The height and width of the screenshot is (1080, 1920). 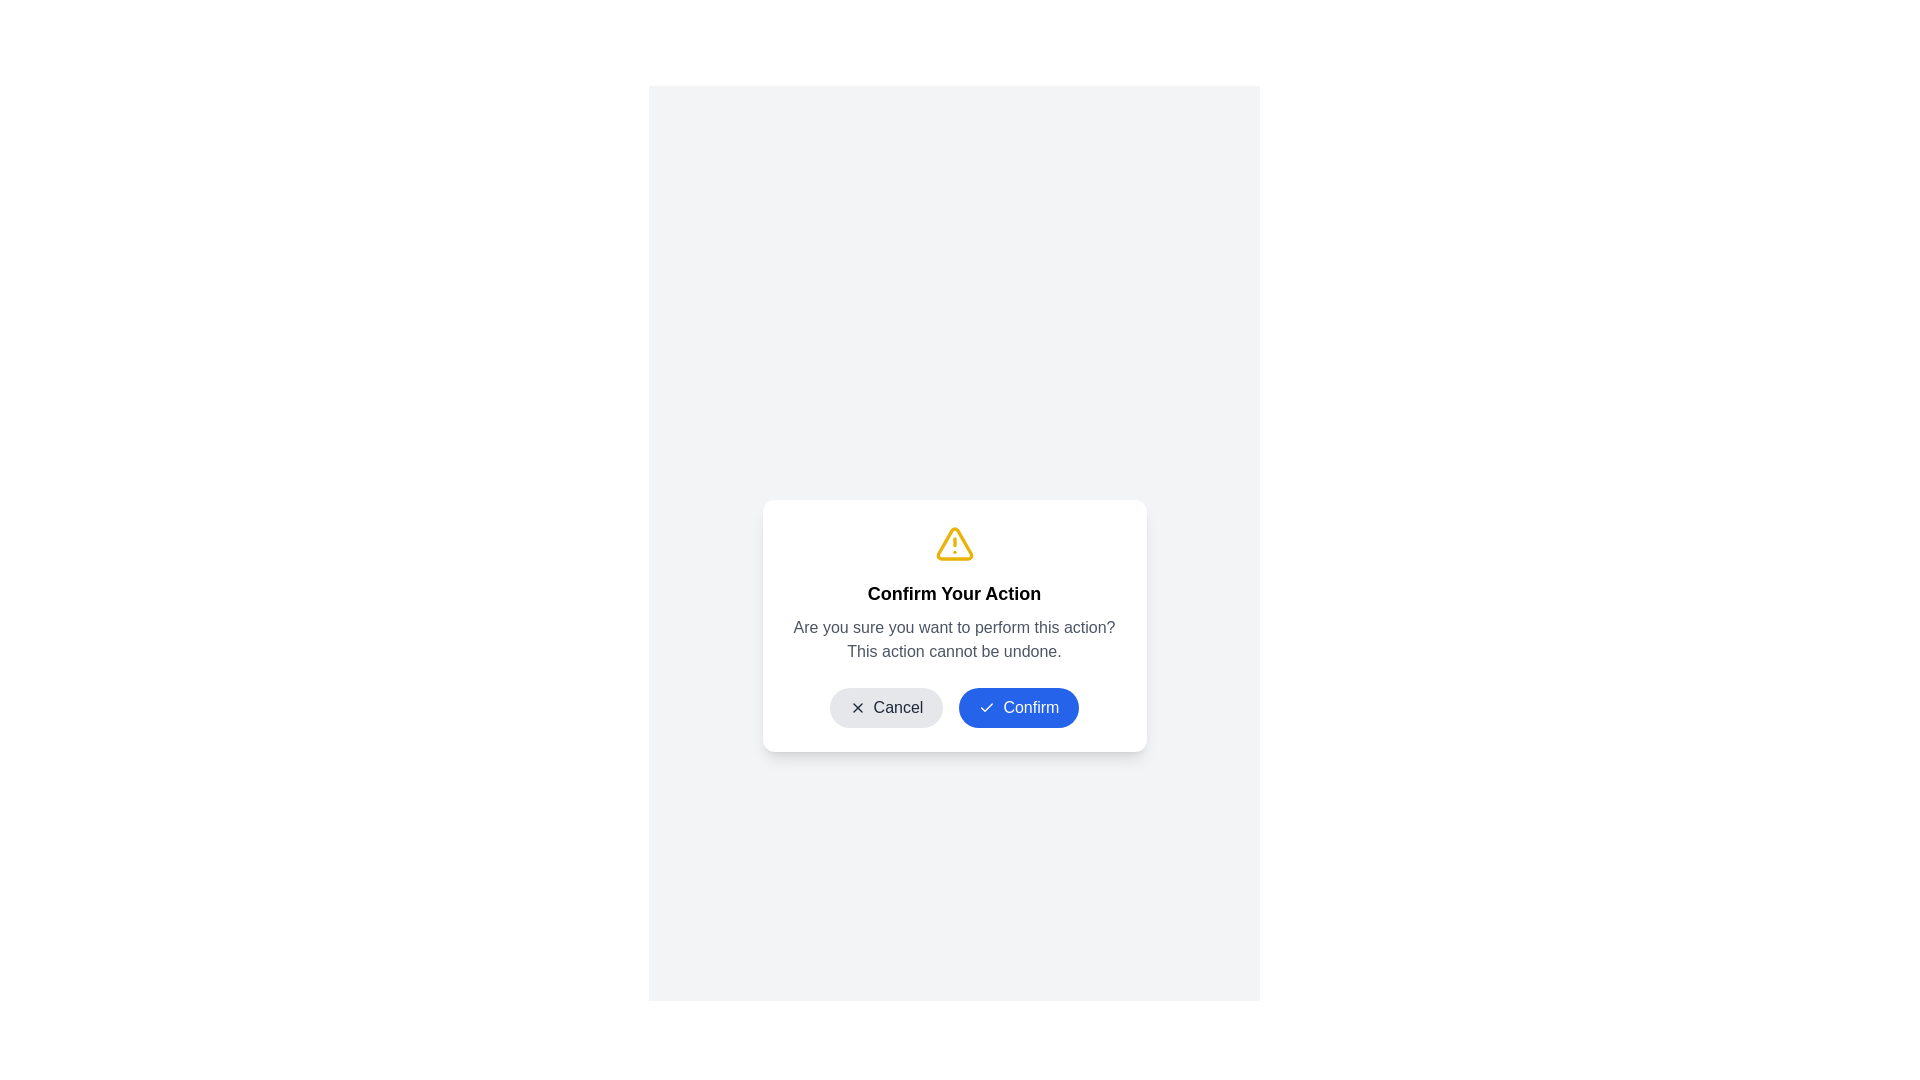 What do you see at coordinates (953, 543) in the screenshot?
I see `the triangular alert icon with orange borders and a yellow interior located above the 'Confirm Your Action' text to possibly reveal a tooltip` at bounding box center [953, 543].